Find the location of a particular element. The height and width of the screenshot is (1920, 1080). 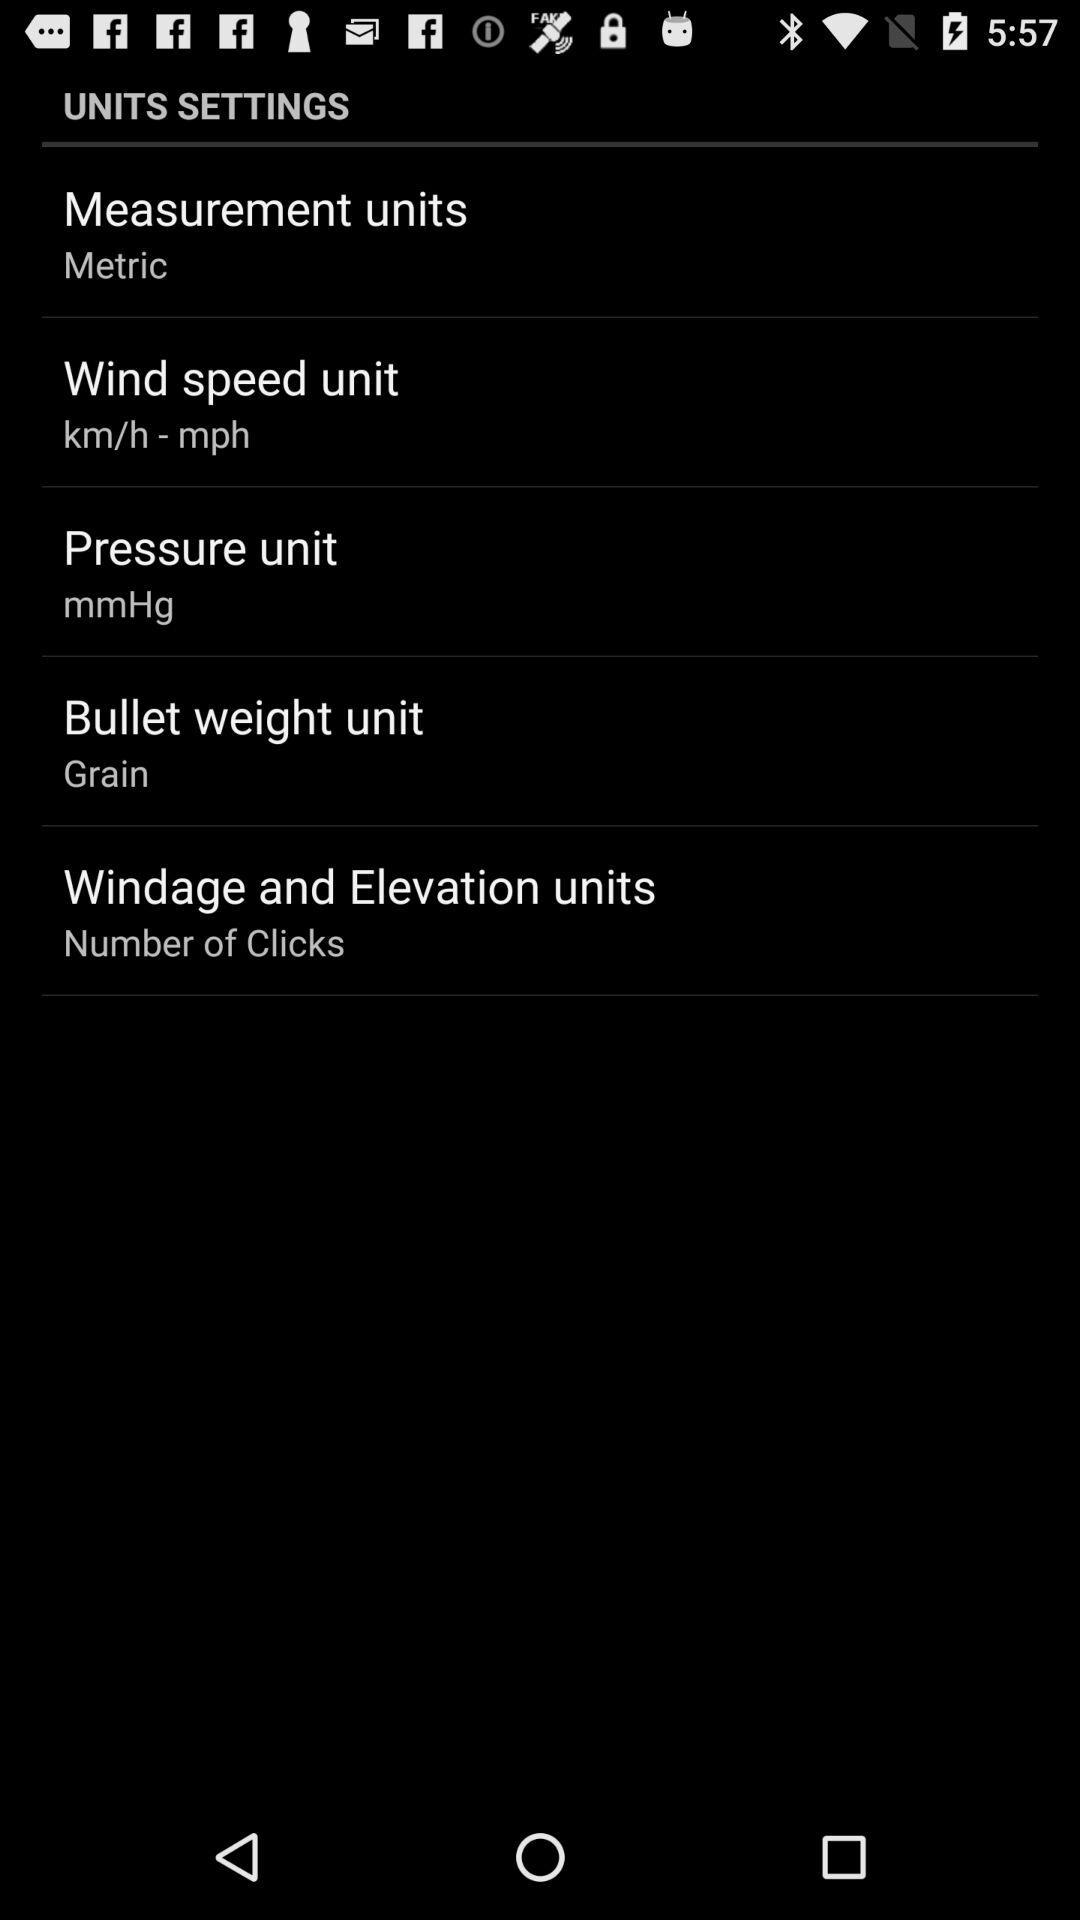

wind speed unit app is located at coordinates (230, 376).